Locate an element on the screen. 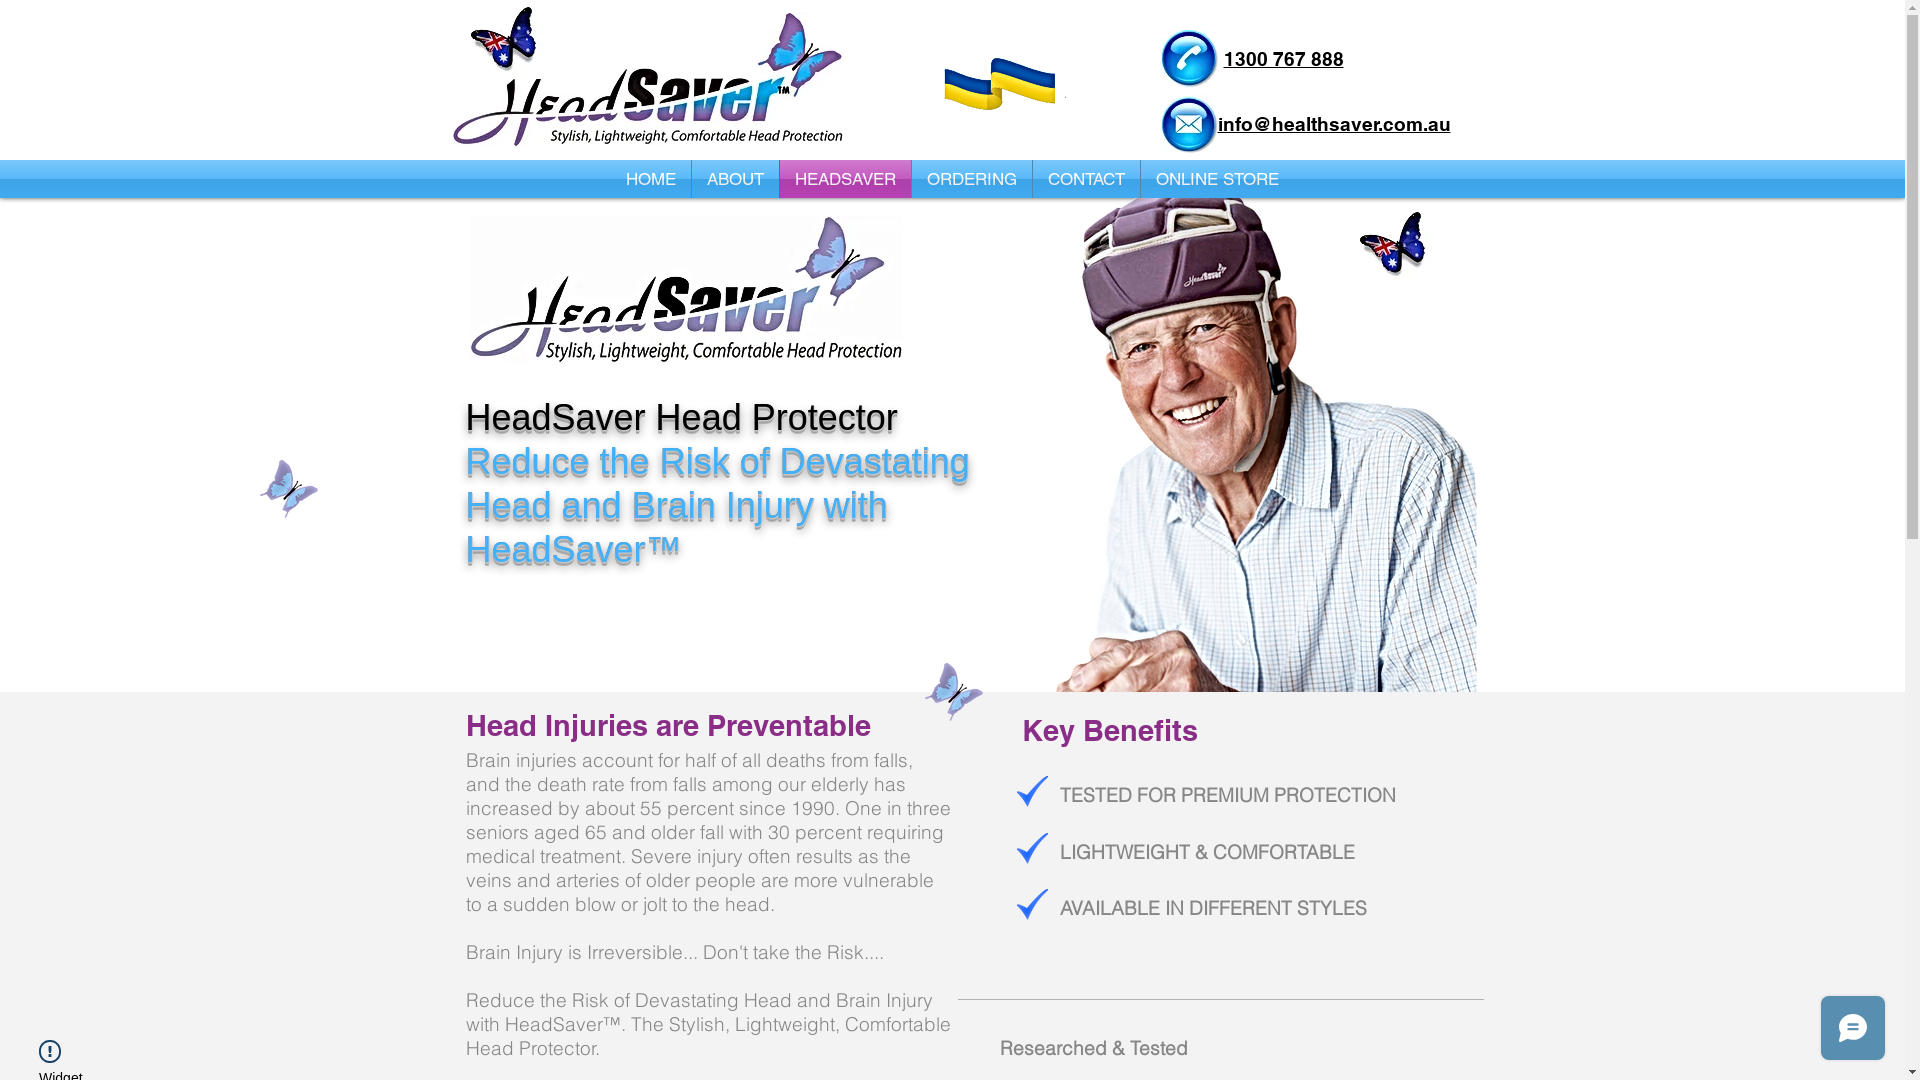  'info@healthsaver.com.au' is located at coordinates (1334, 123).